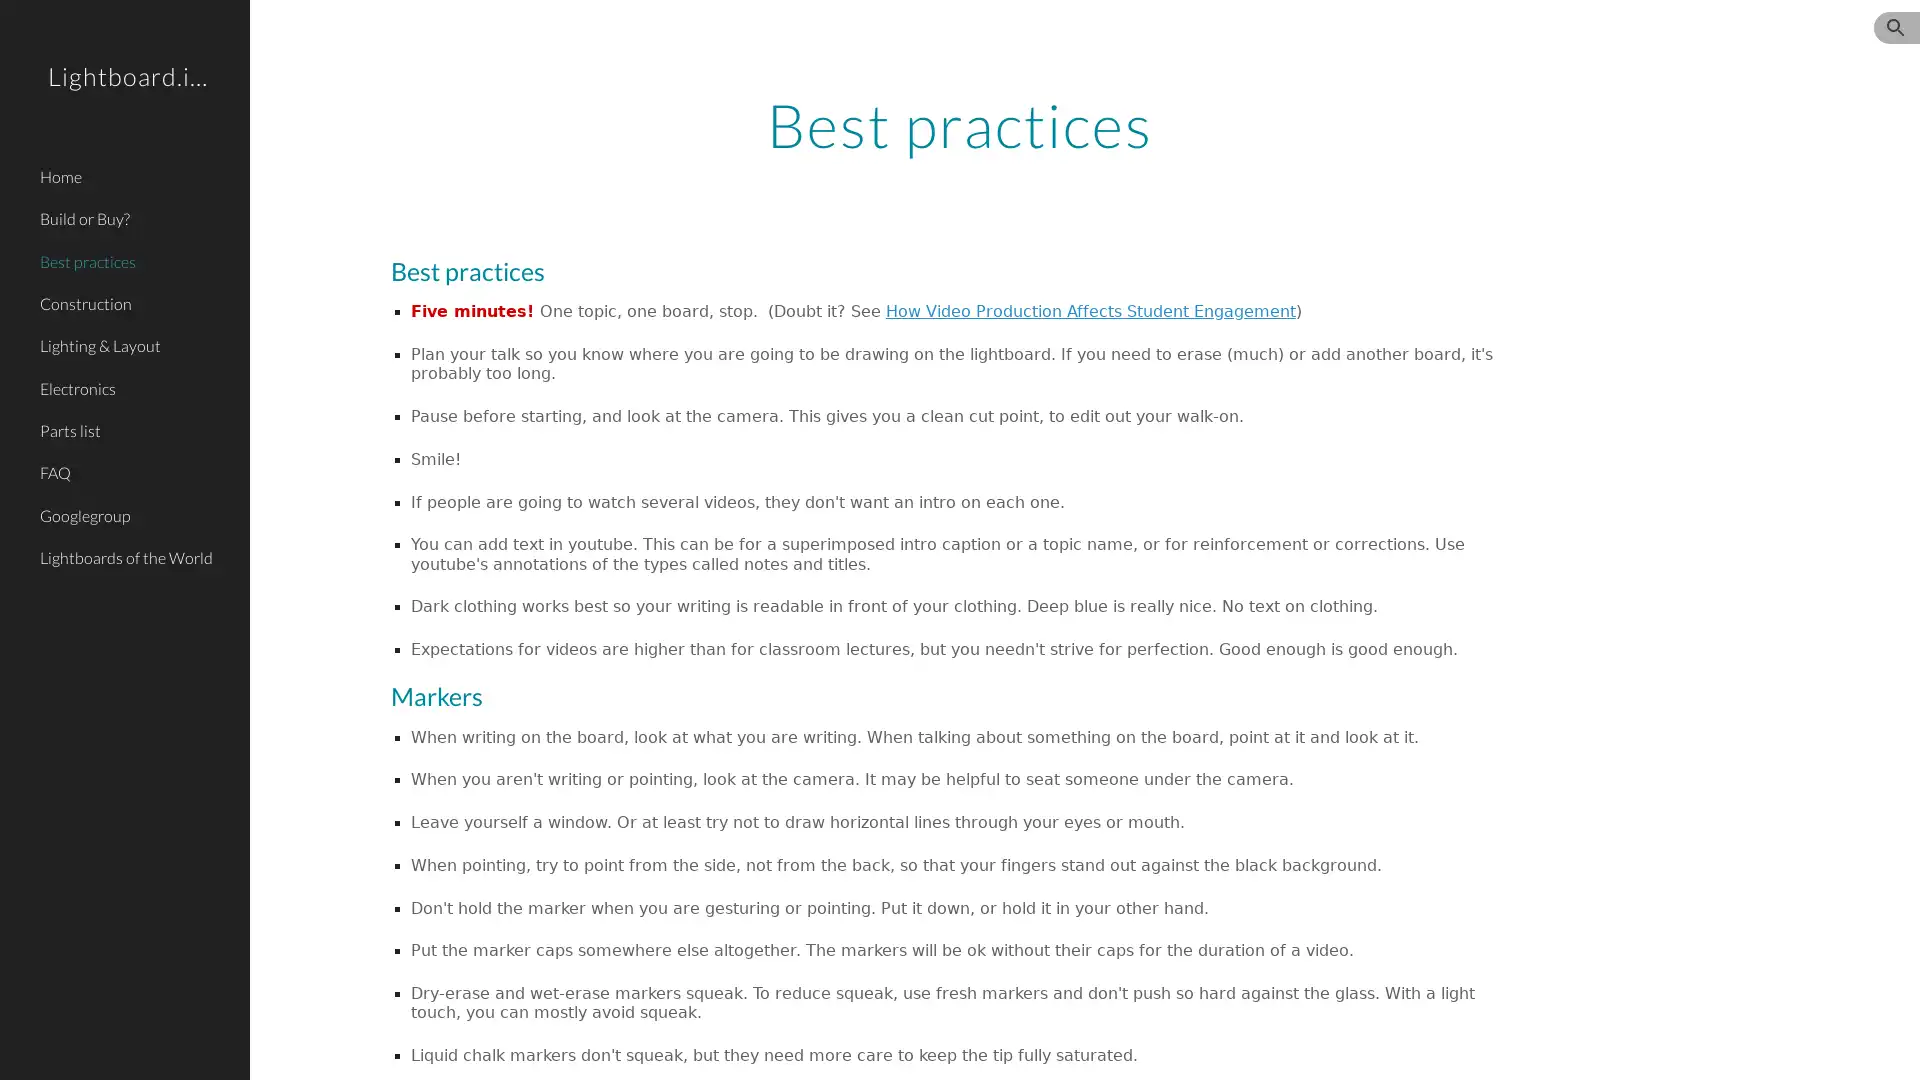 The height and width of the screenshot is (1080, 1920). Describe the element at coordinates (285, 1044) in the screenshot. I see `Site actions` at that location.